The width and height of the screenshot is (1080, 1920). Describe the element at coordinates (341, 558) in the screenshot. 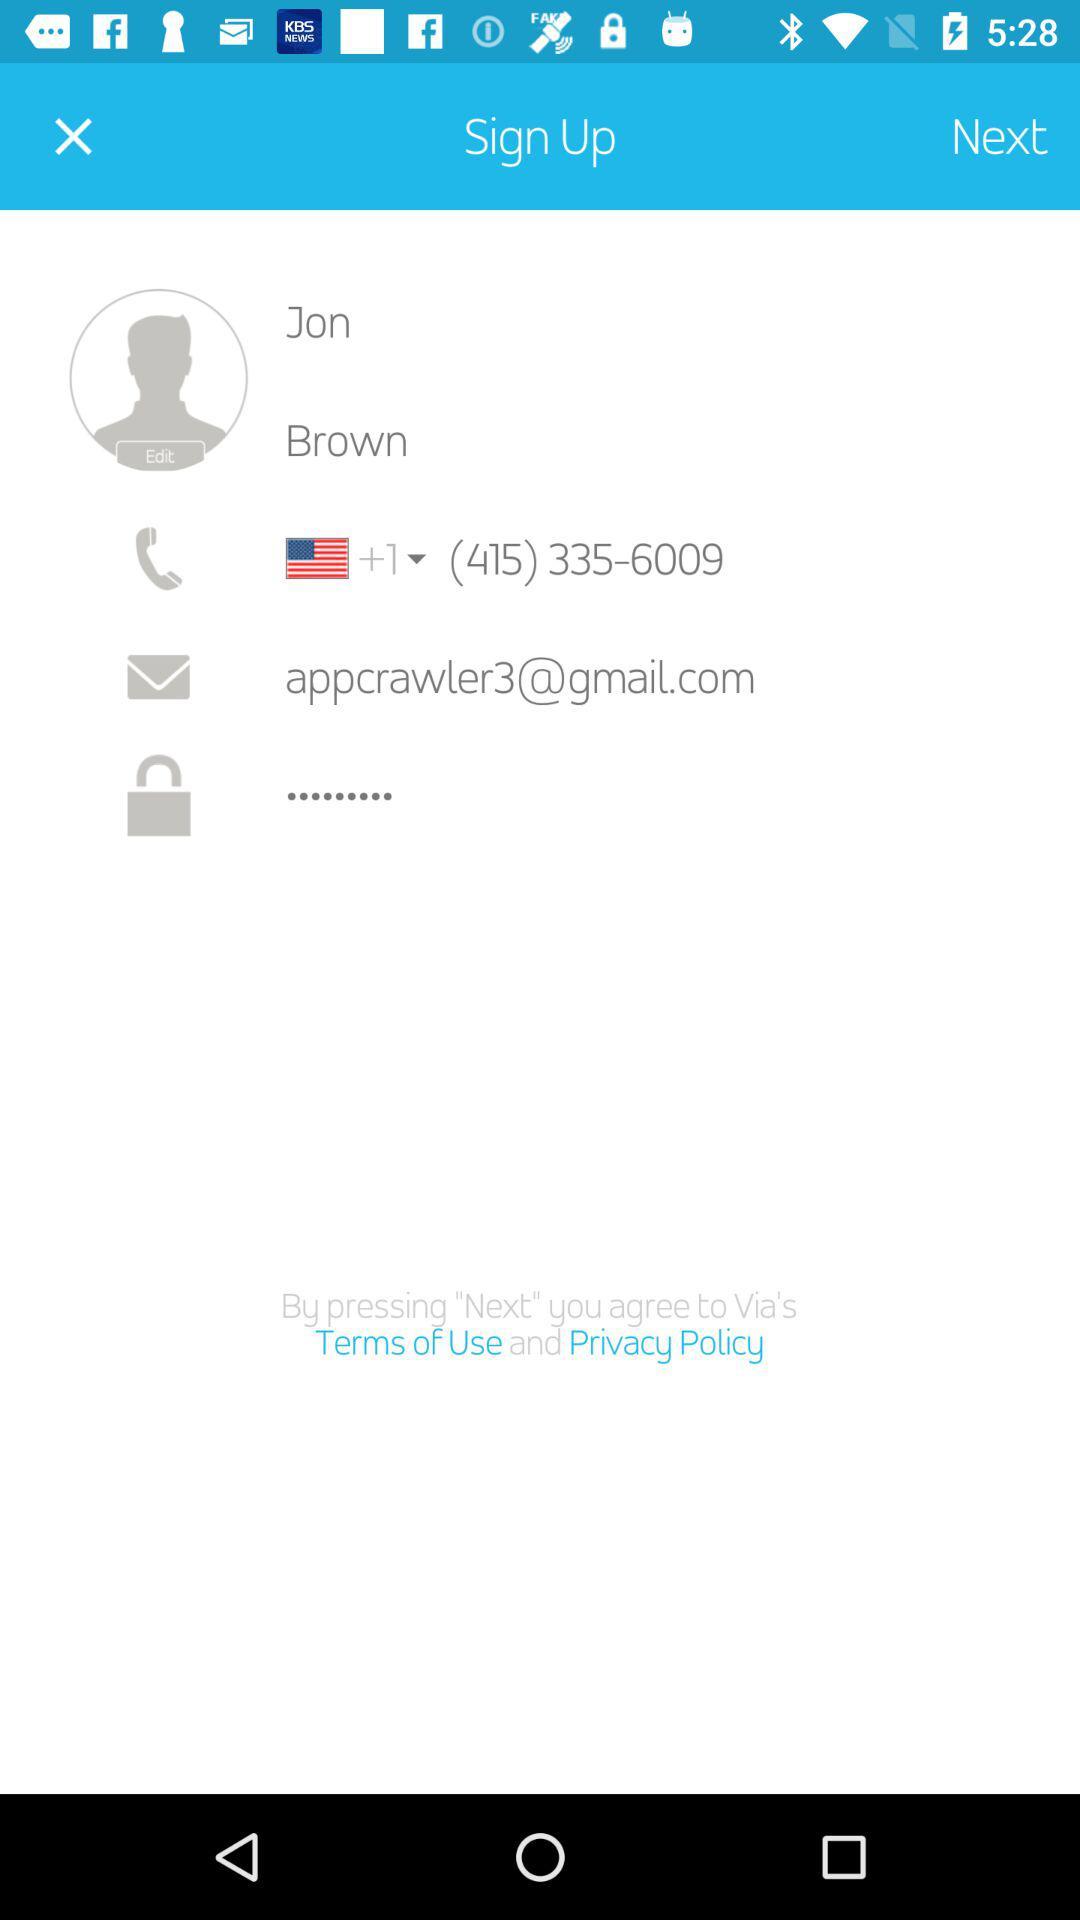

I see `the +1 icon` at that location.